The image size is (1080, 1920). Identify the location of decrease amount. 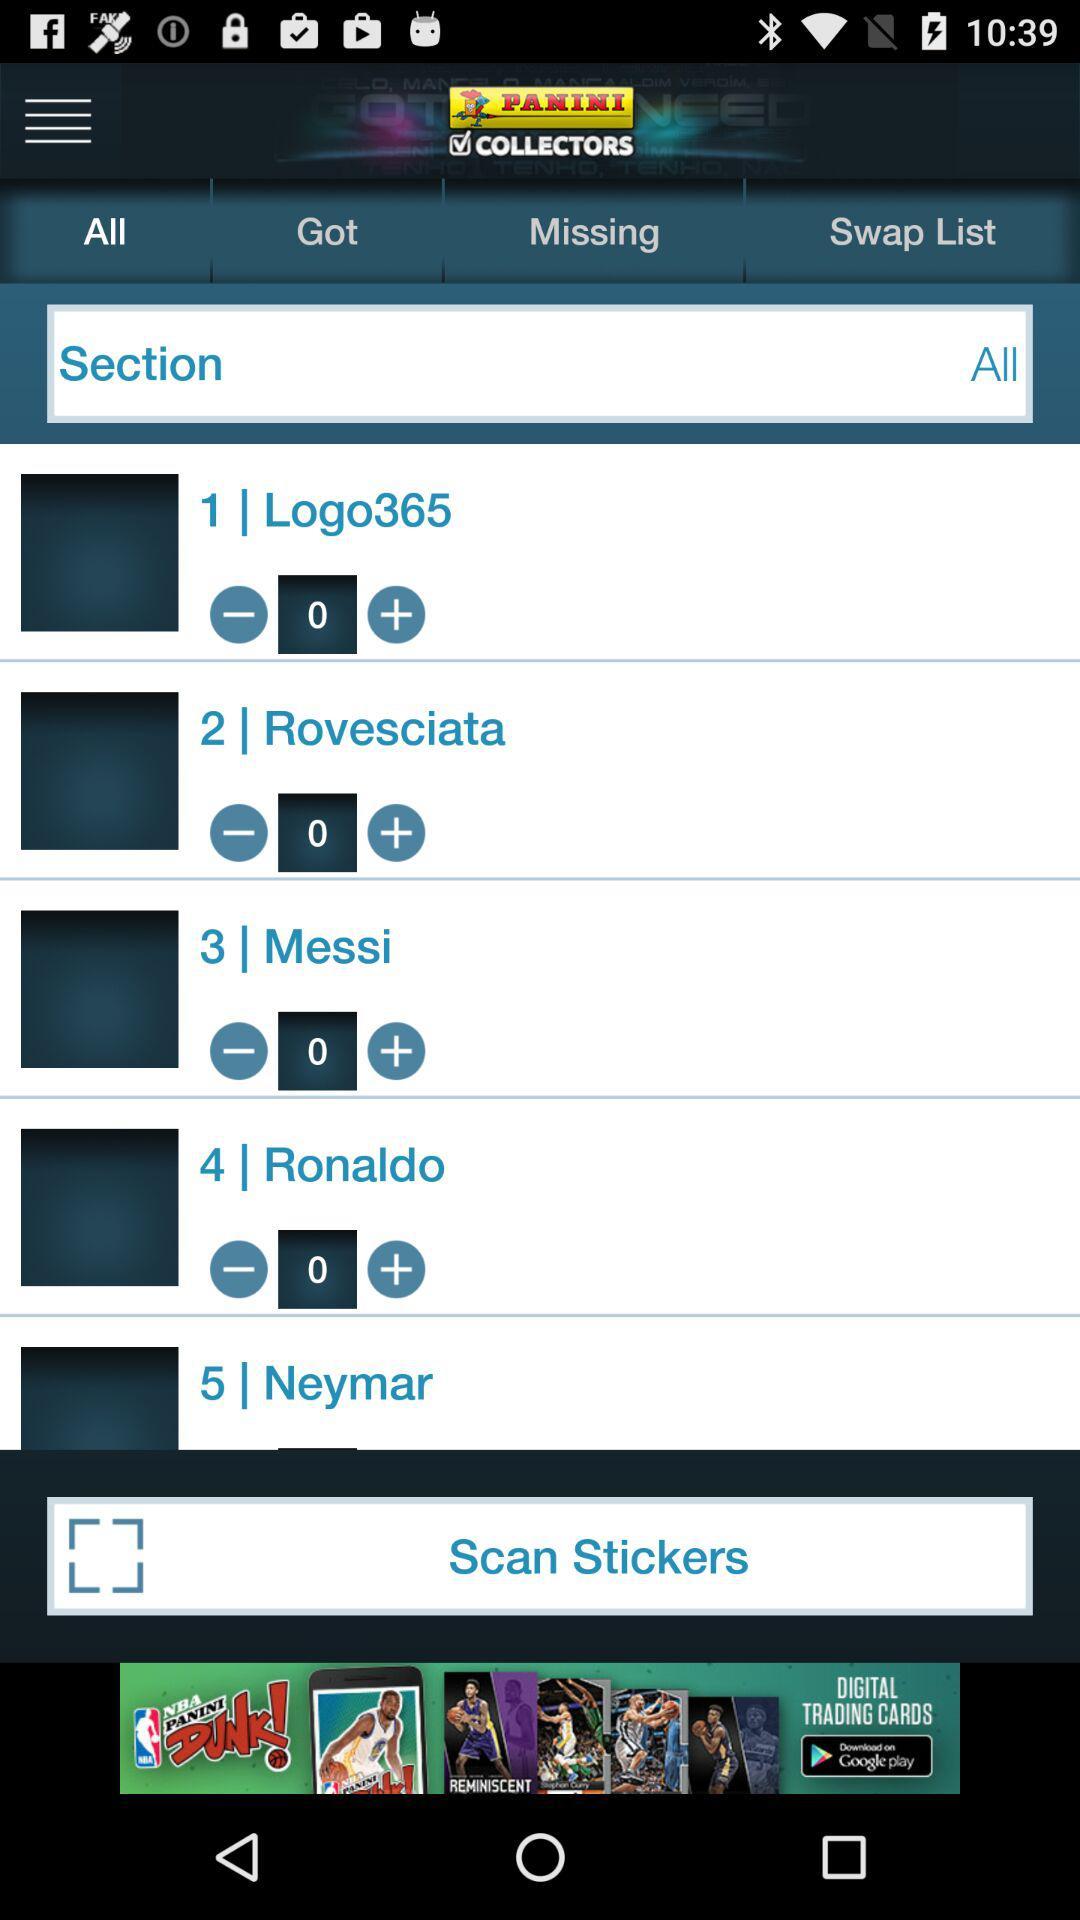
(237, 832).